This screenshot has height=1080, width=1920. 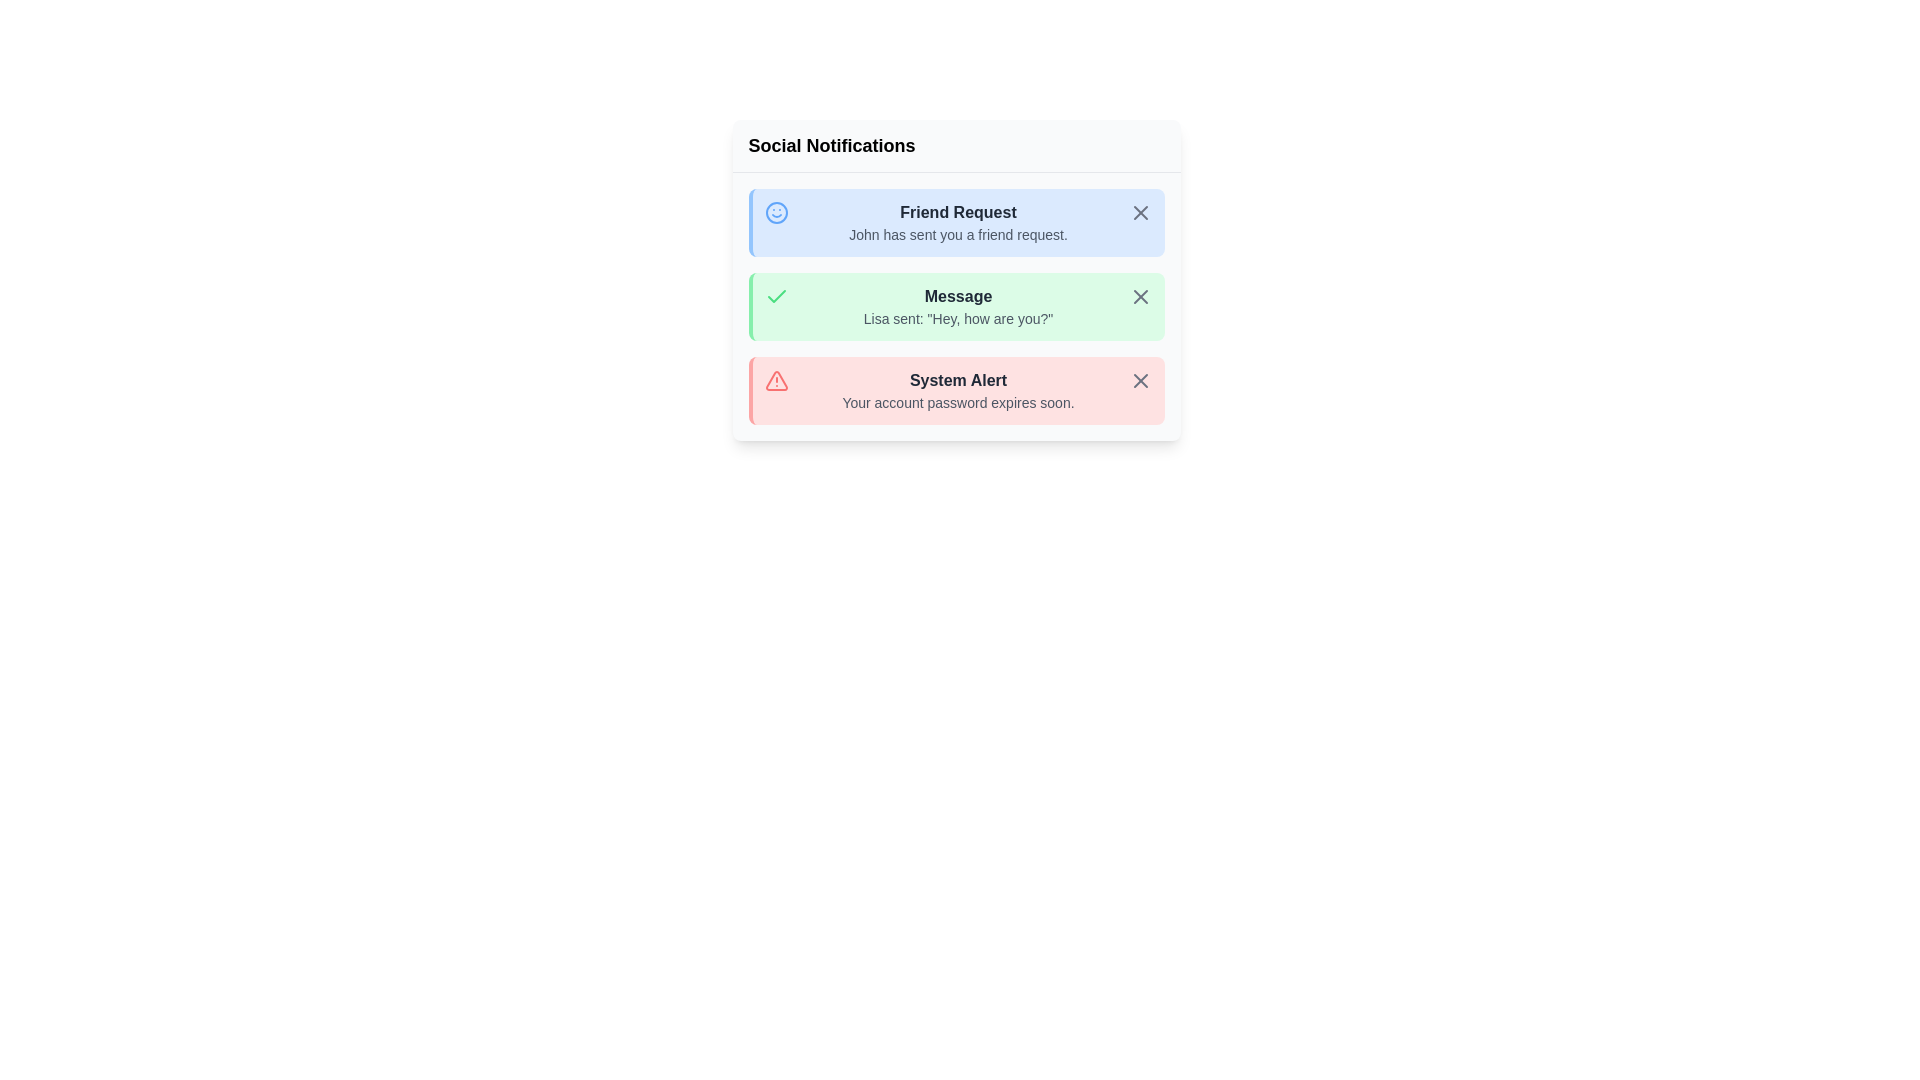 I want to click on static text message displayed in light gray color that reads: 'Lisa sent: "Hey, how are you?"' located within the green-background notification panel labeled 'Message', so click(x=957, y=318).